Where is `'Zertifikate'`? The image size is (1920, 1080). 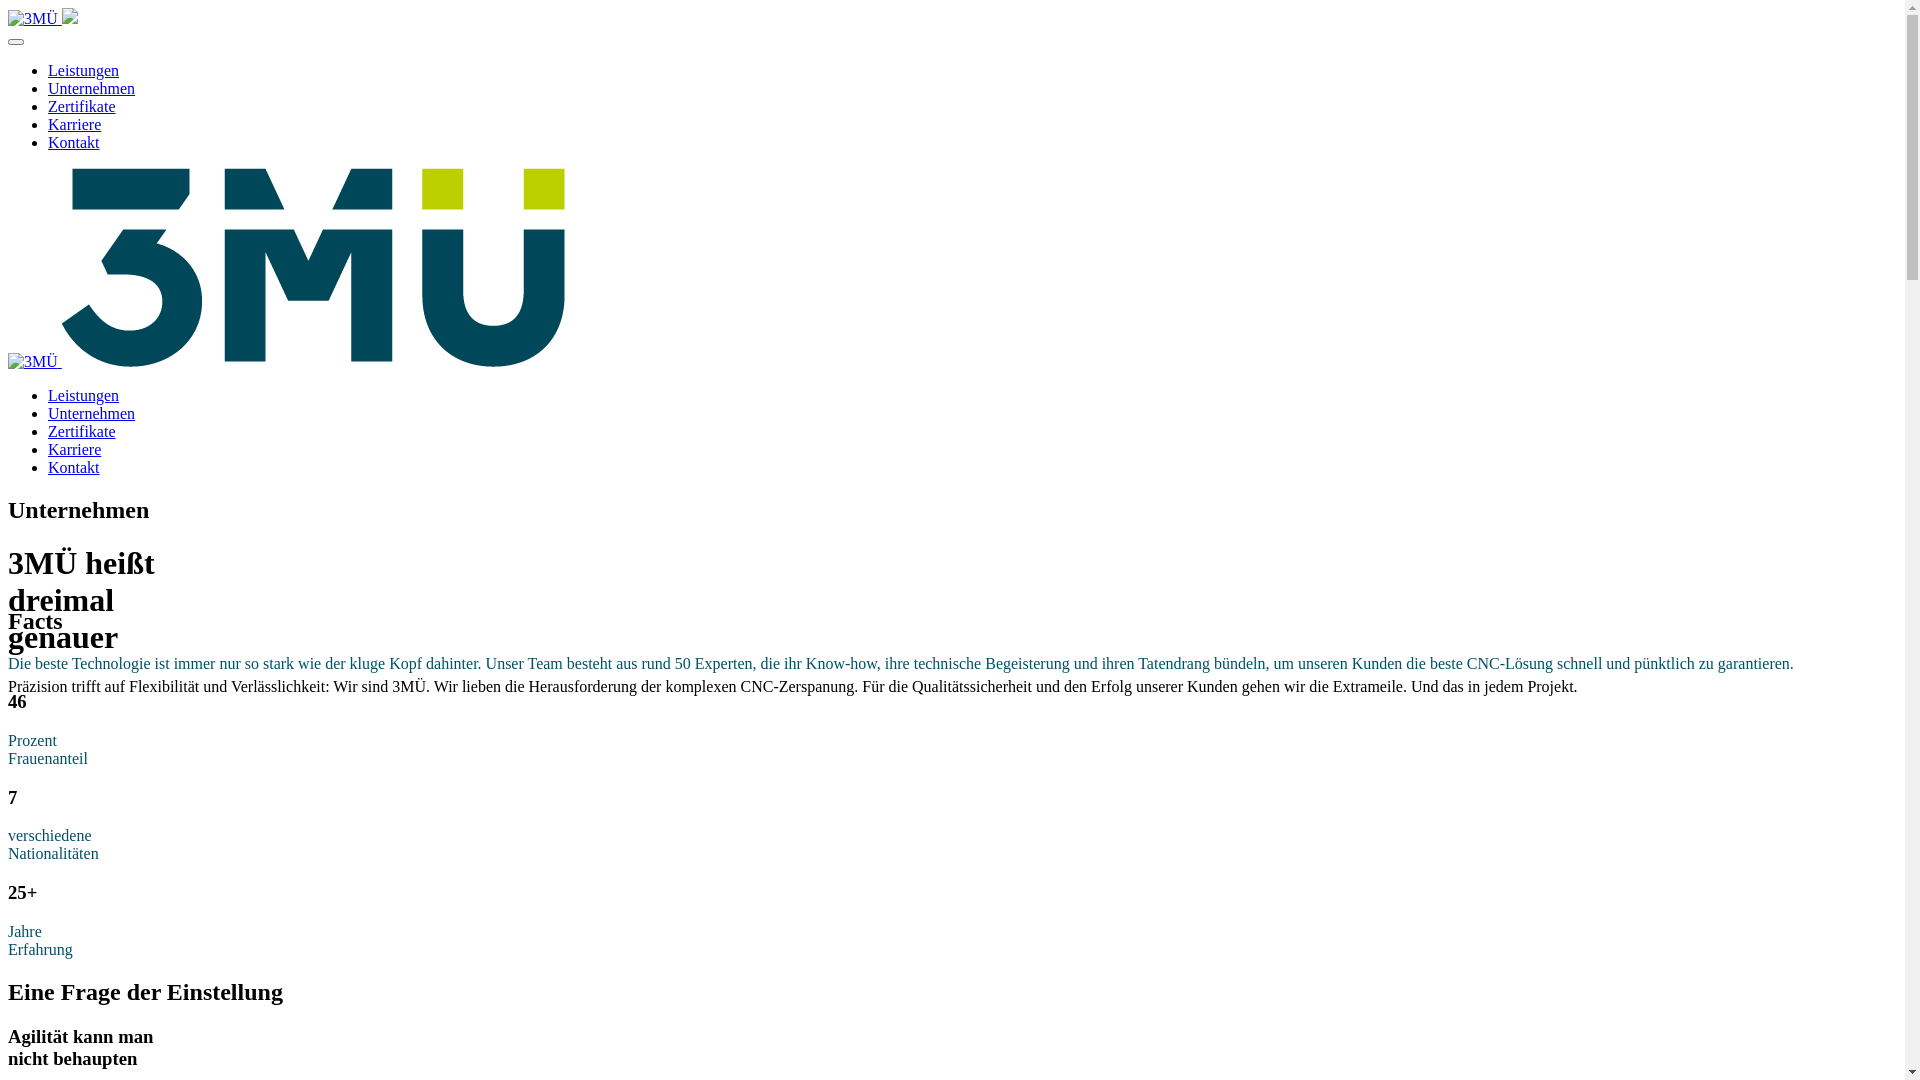 'Zertifikate' is located at coordinates (80, 106).